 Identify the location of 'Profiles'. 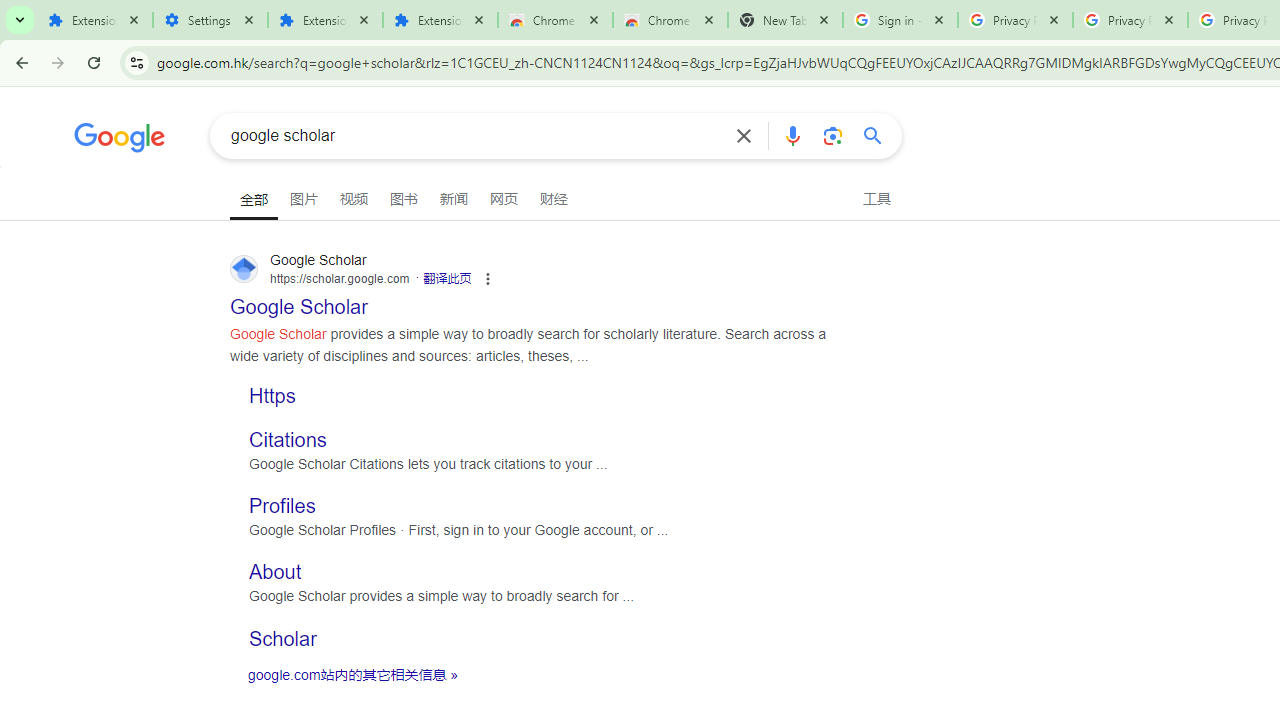
(281, 505).